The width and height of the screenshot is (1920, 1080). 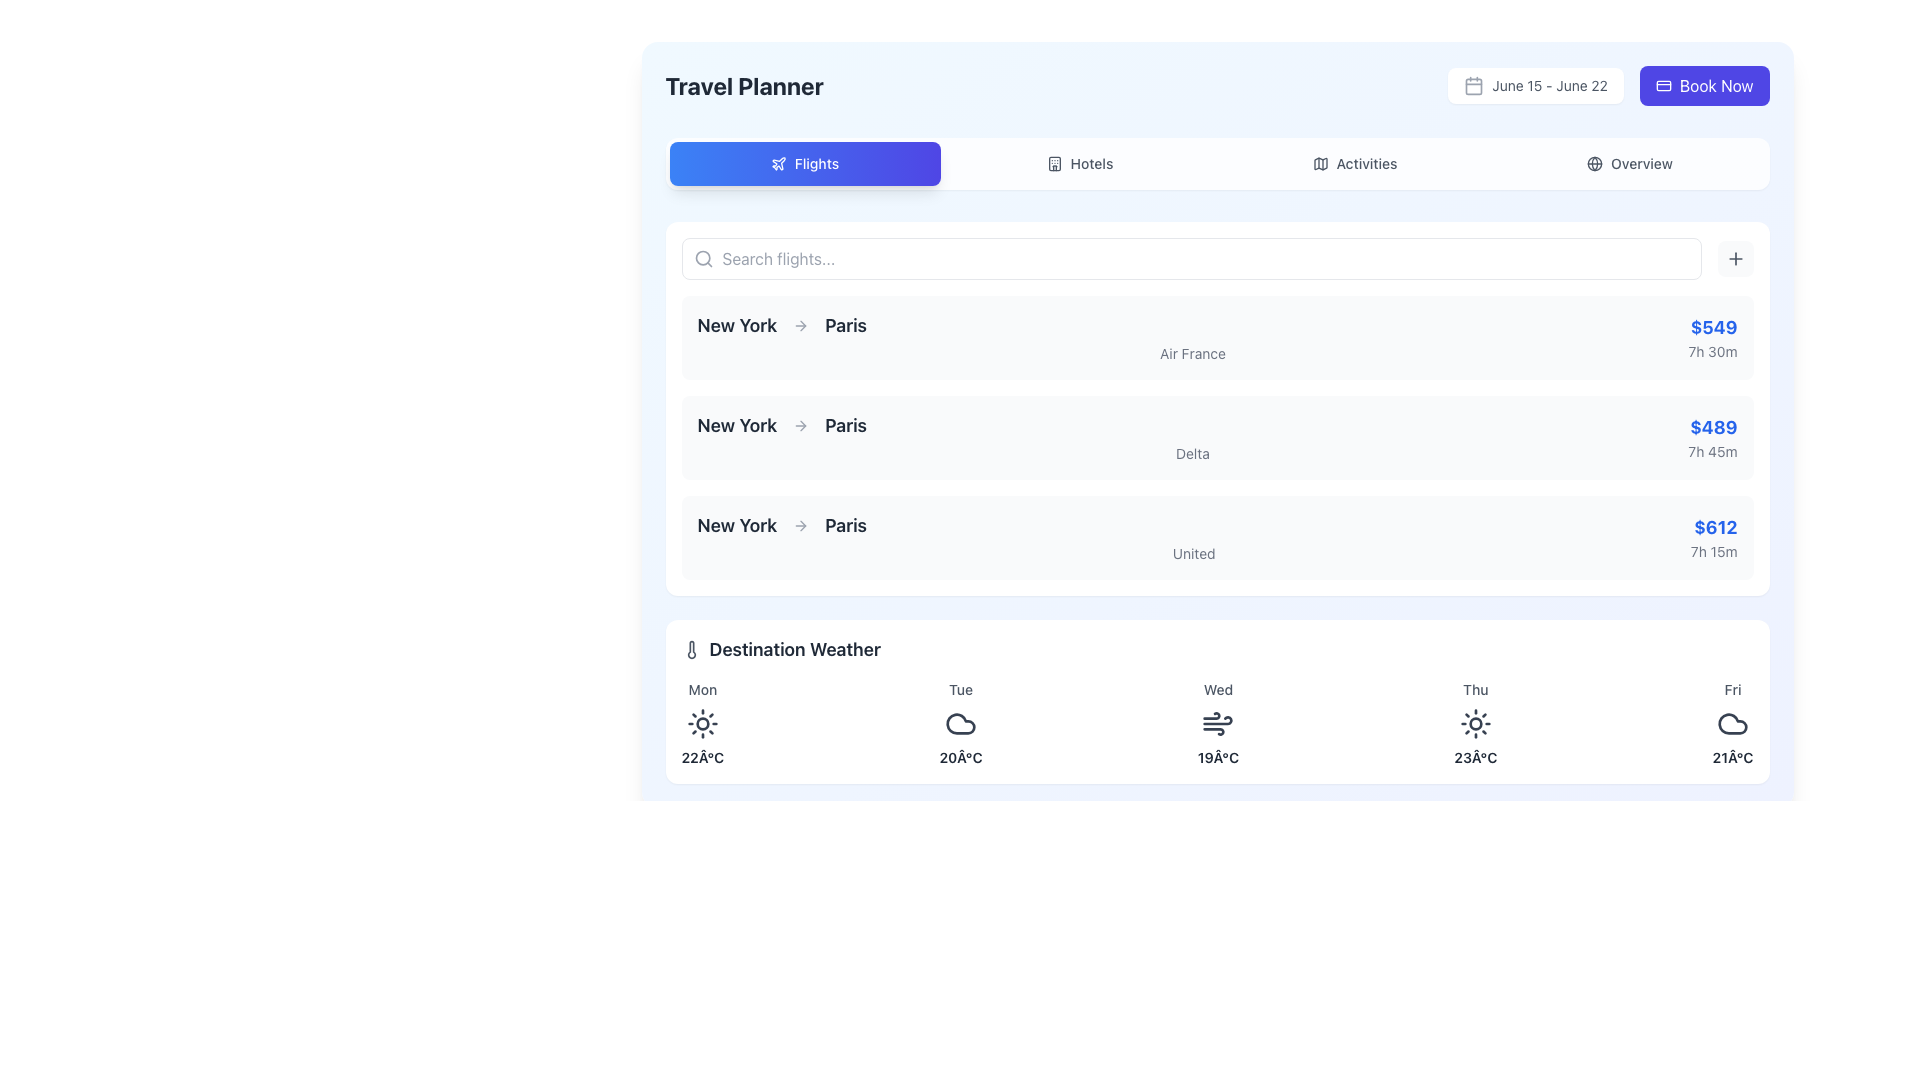 I want to click on the Static Text Label indicating the destination city for the flight options, which is aligned next to 'New York' in the second flight entry, so click(x=846, y=424).